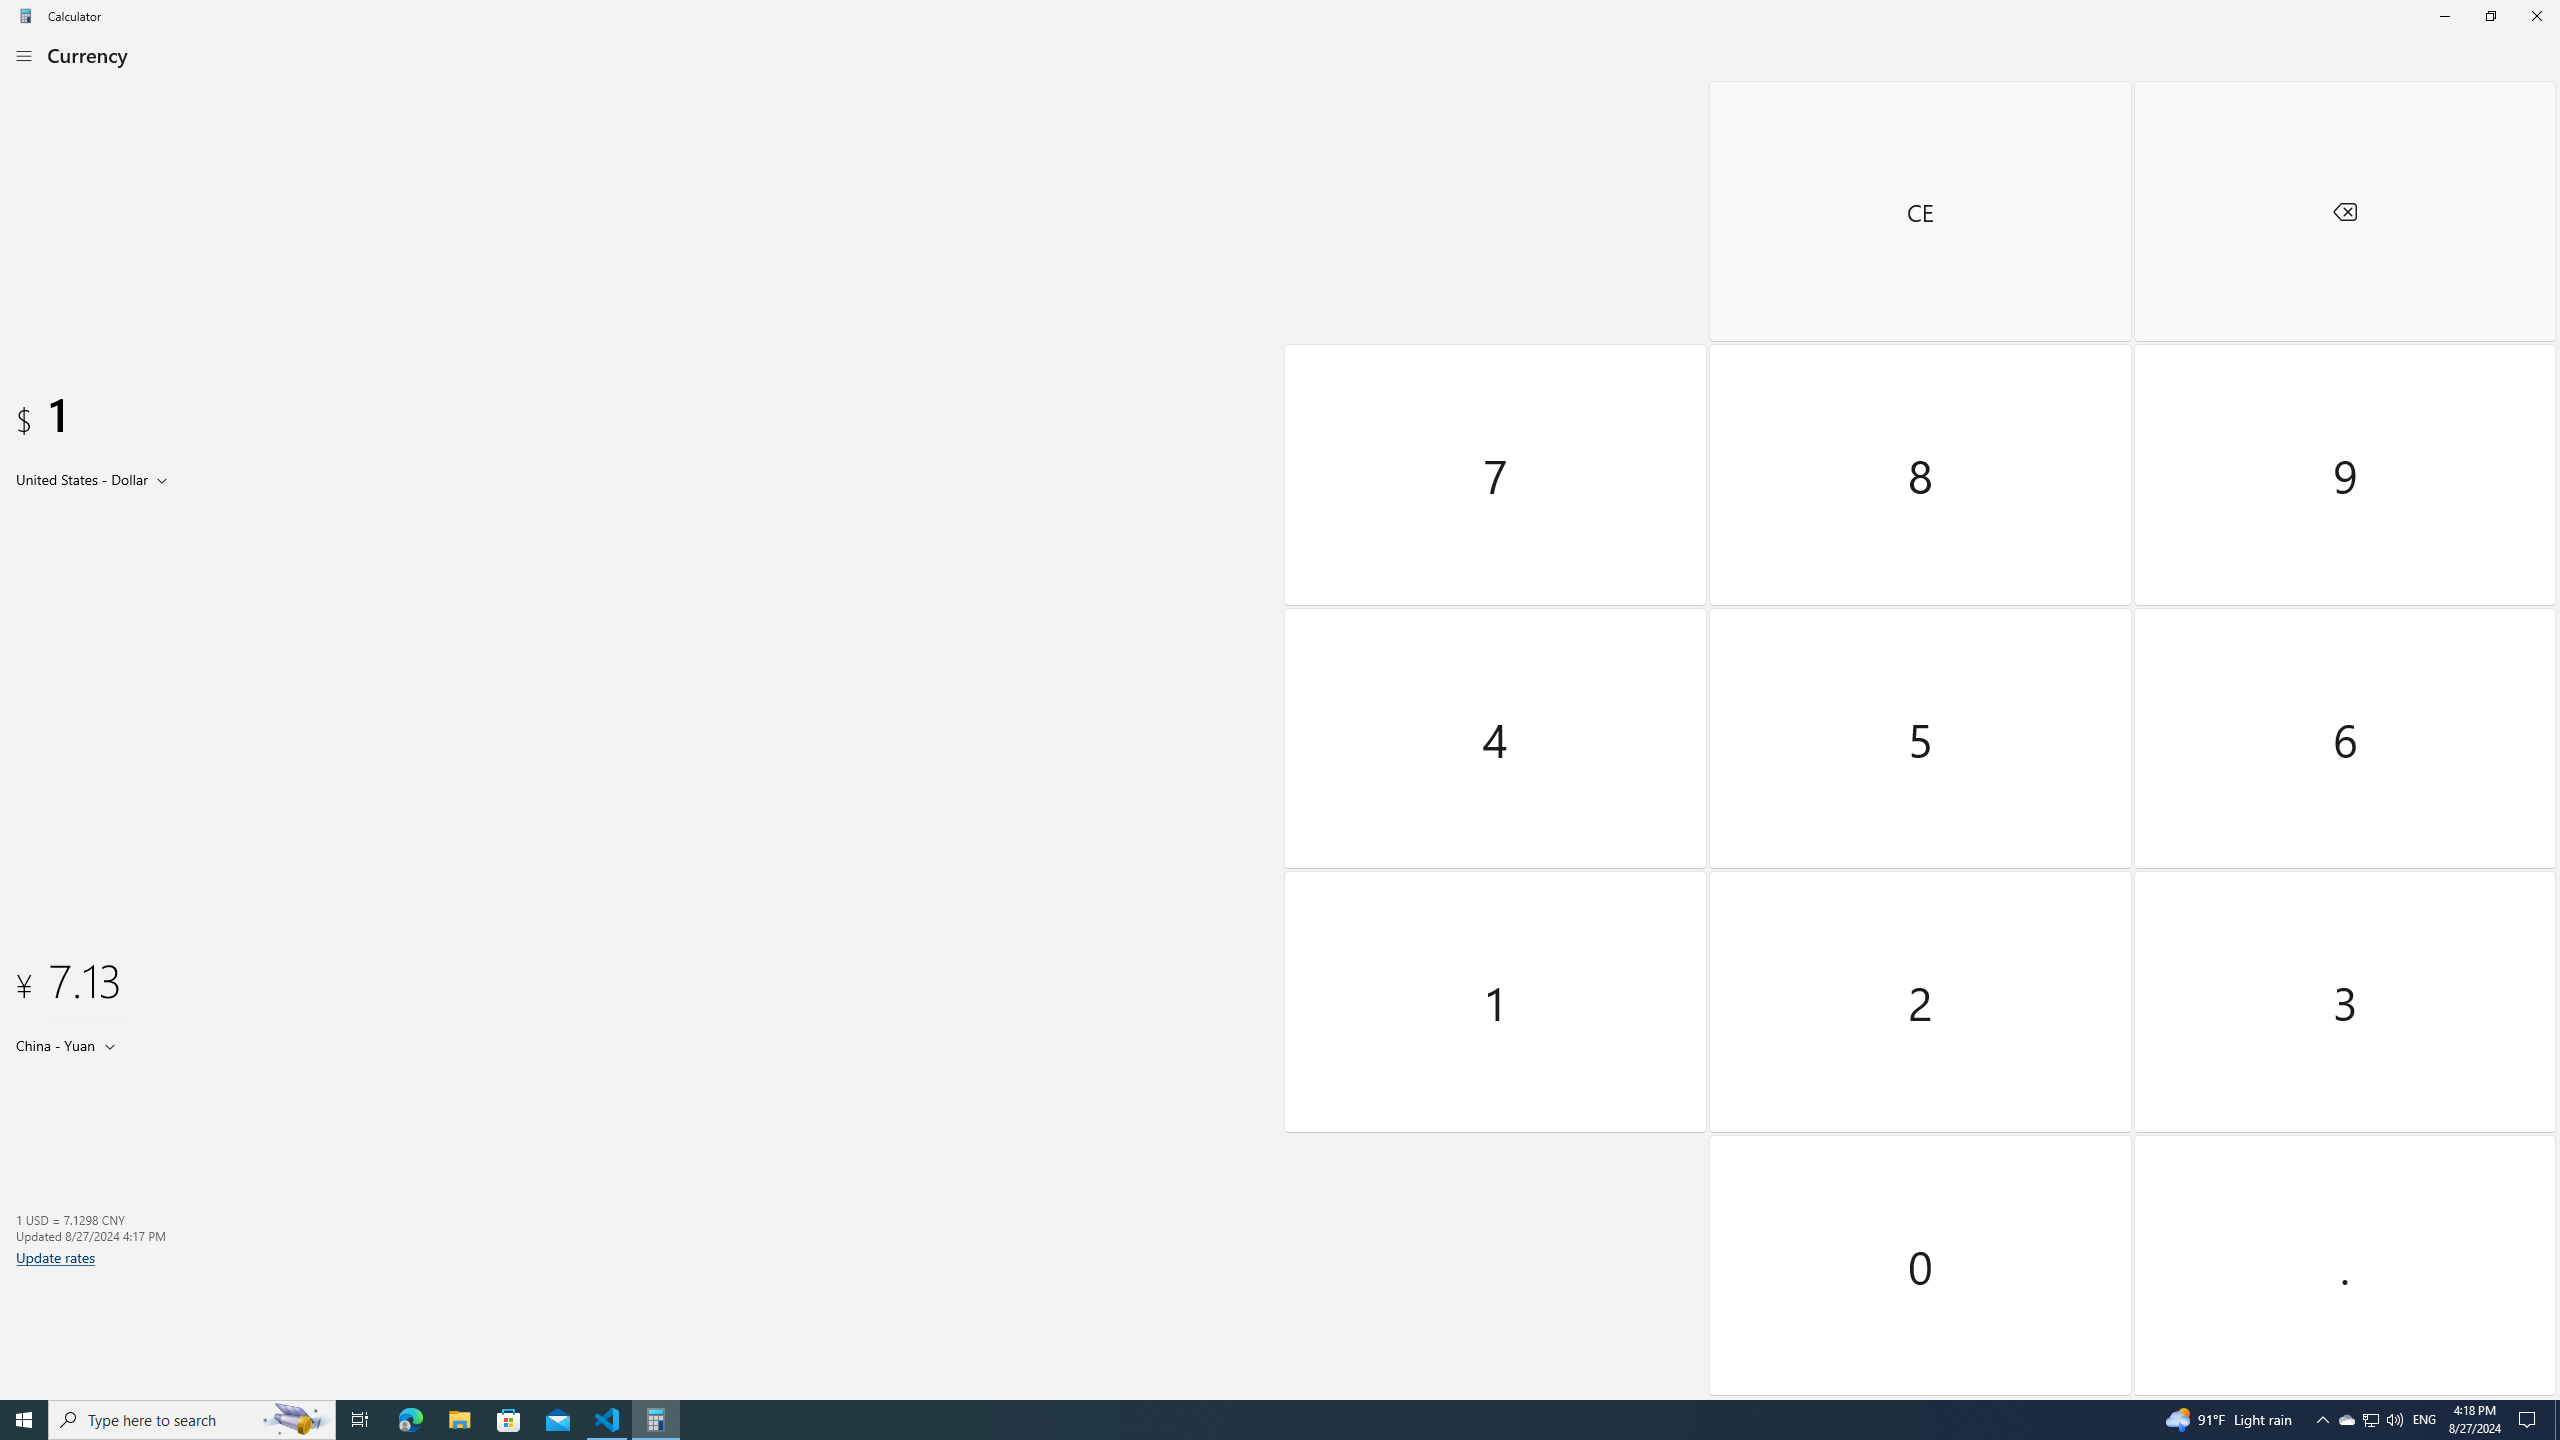  Describe the element at coordinates (2343, 474) in the screenshot. I see `'Nine'` at that location.